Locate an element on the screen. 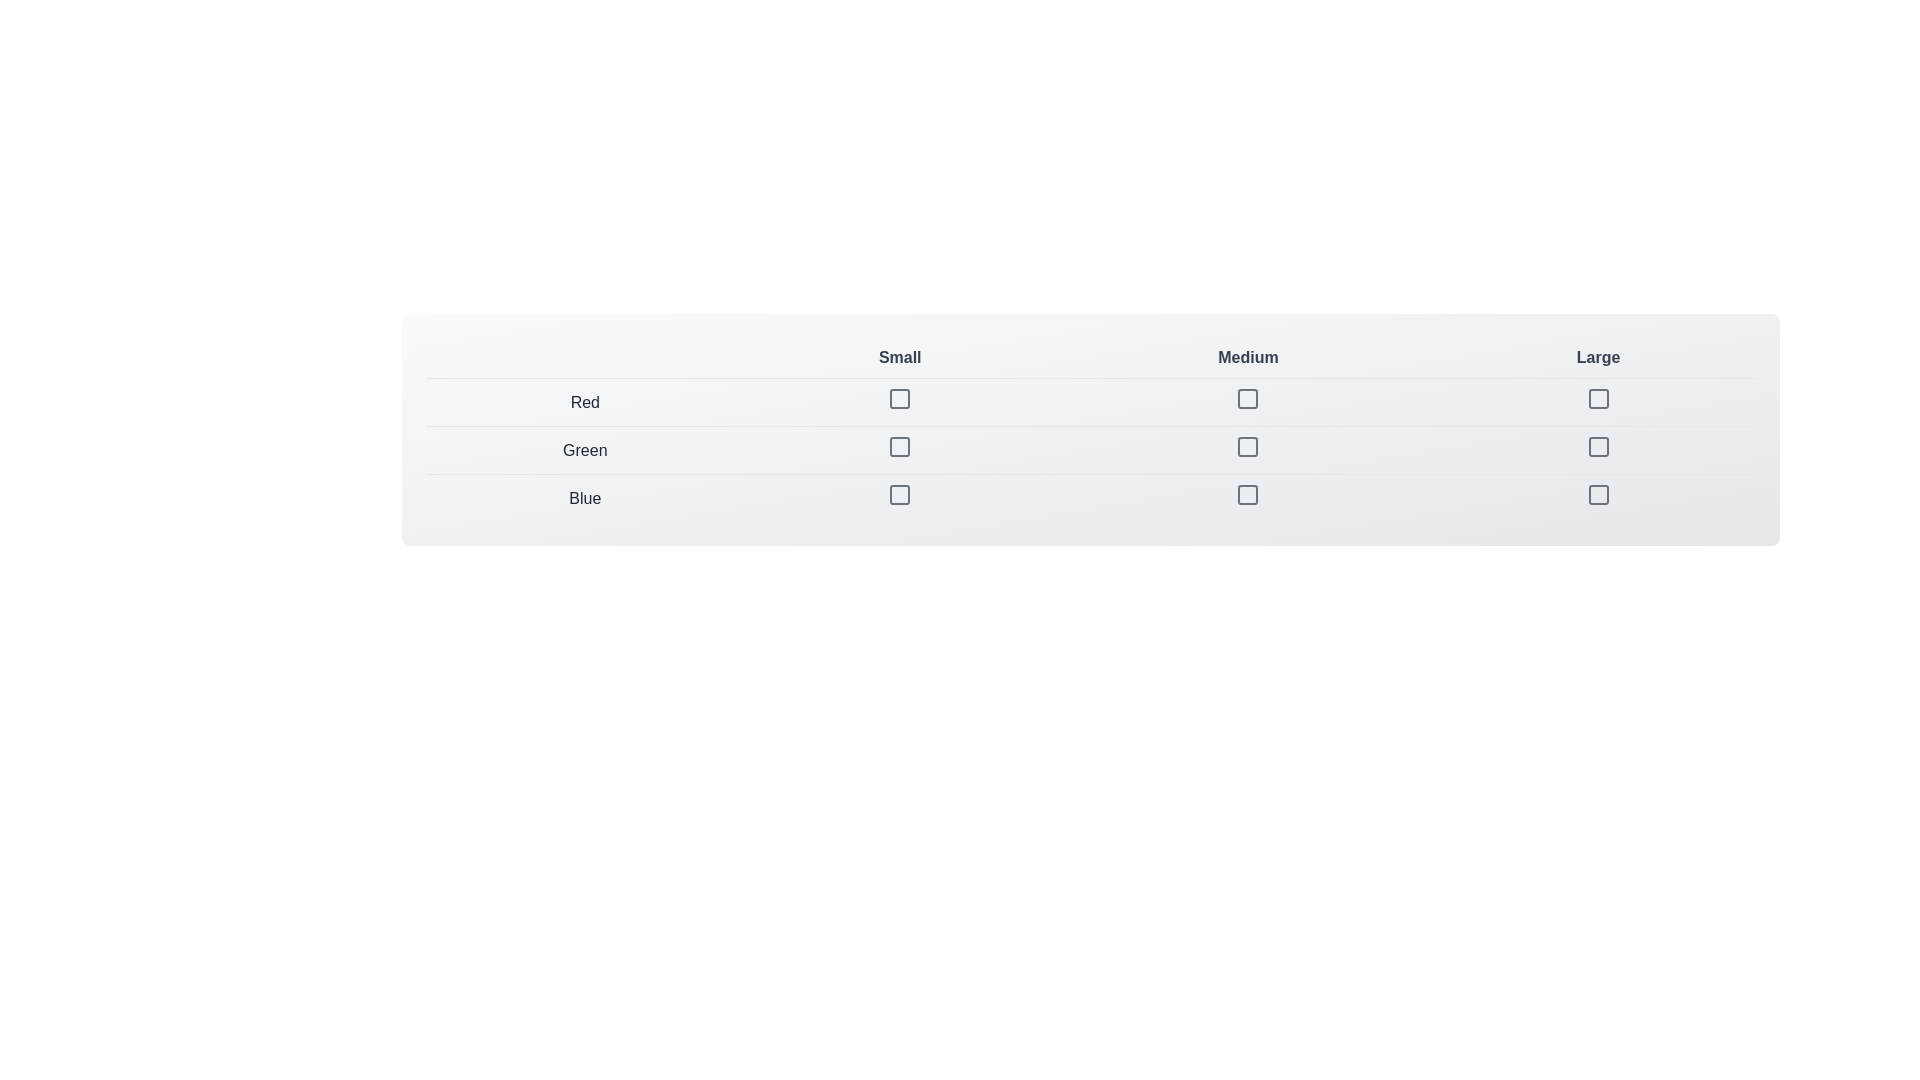  the square-shaped checkbox with rounded corners, styled with a gray border is located at coordinates (1597, 398).